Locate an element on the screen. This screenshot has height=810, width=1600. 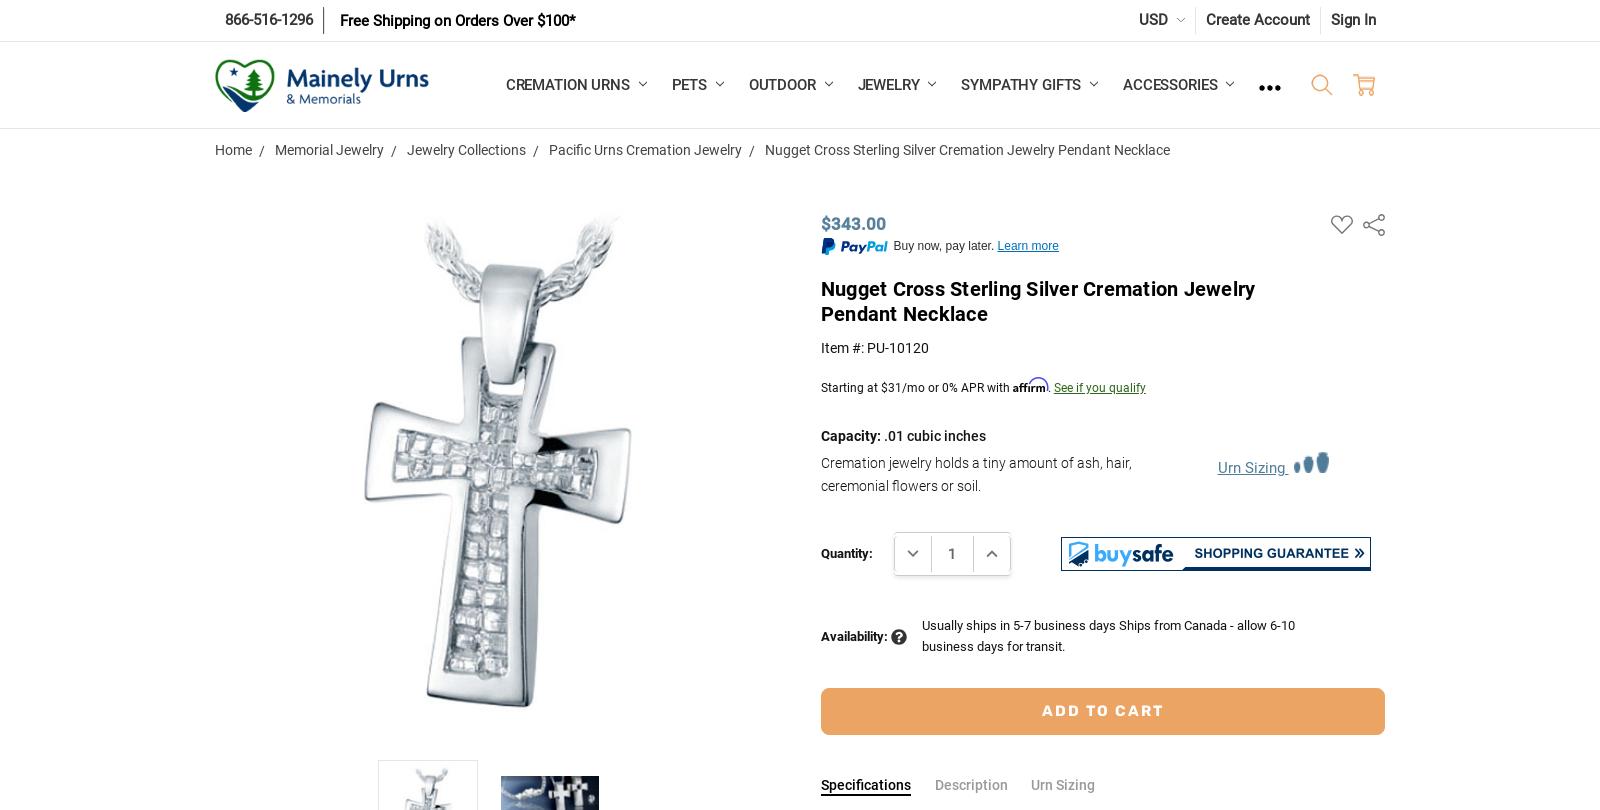
'Home' is located at coordinates (233, 149).